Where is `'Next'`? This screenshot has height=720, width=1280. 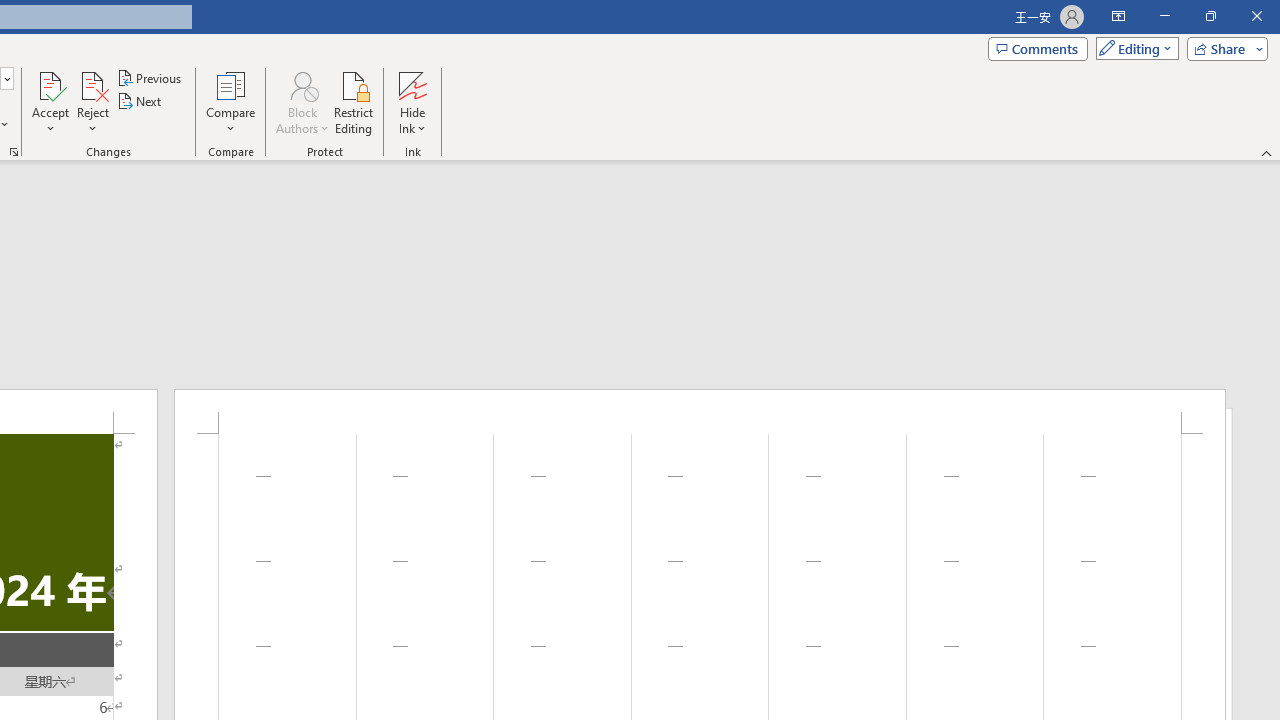
'Next' is located at coordinates (139, 101).